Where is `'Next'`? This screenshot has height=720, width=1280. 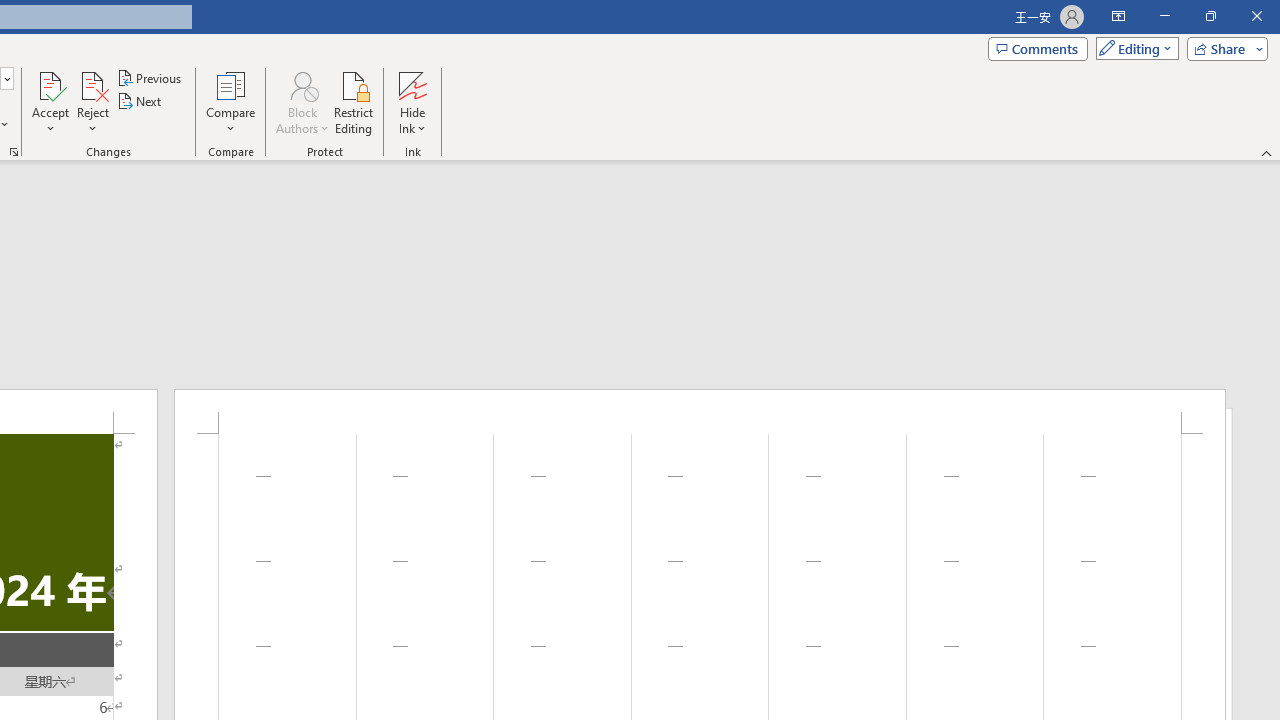
'Next' is located at coordinates (139, 101).